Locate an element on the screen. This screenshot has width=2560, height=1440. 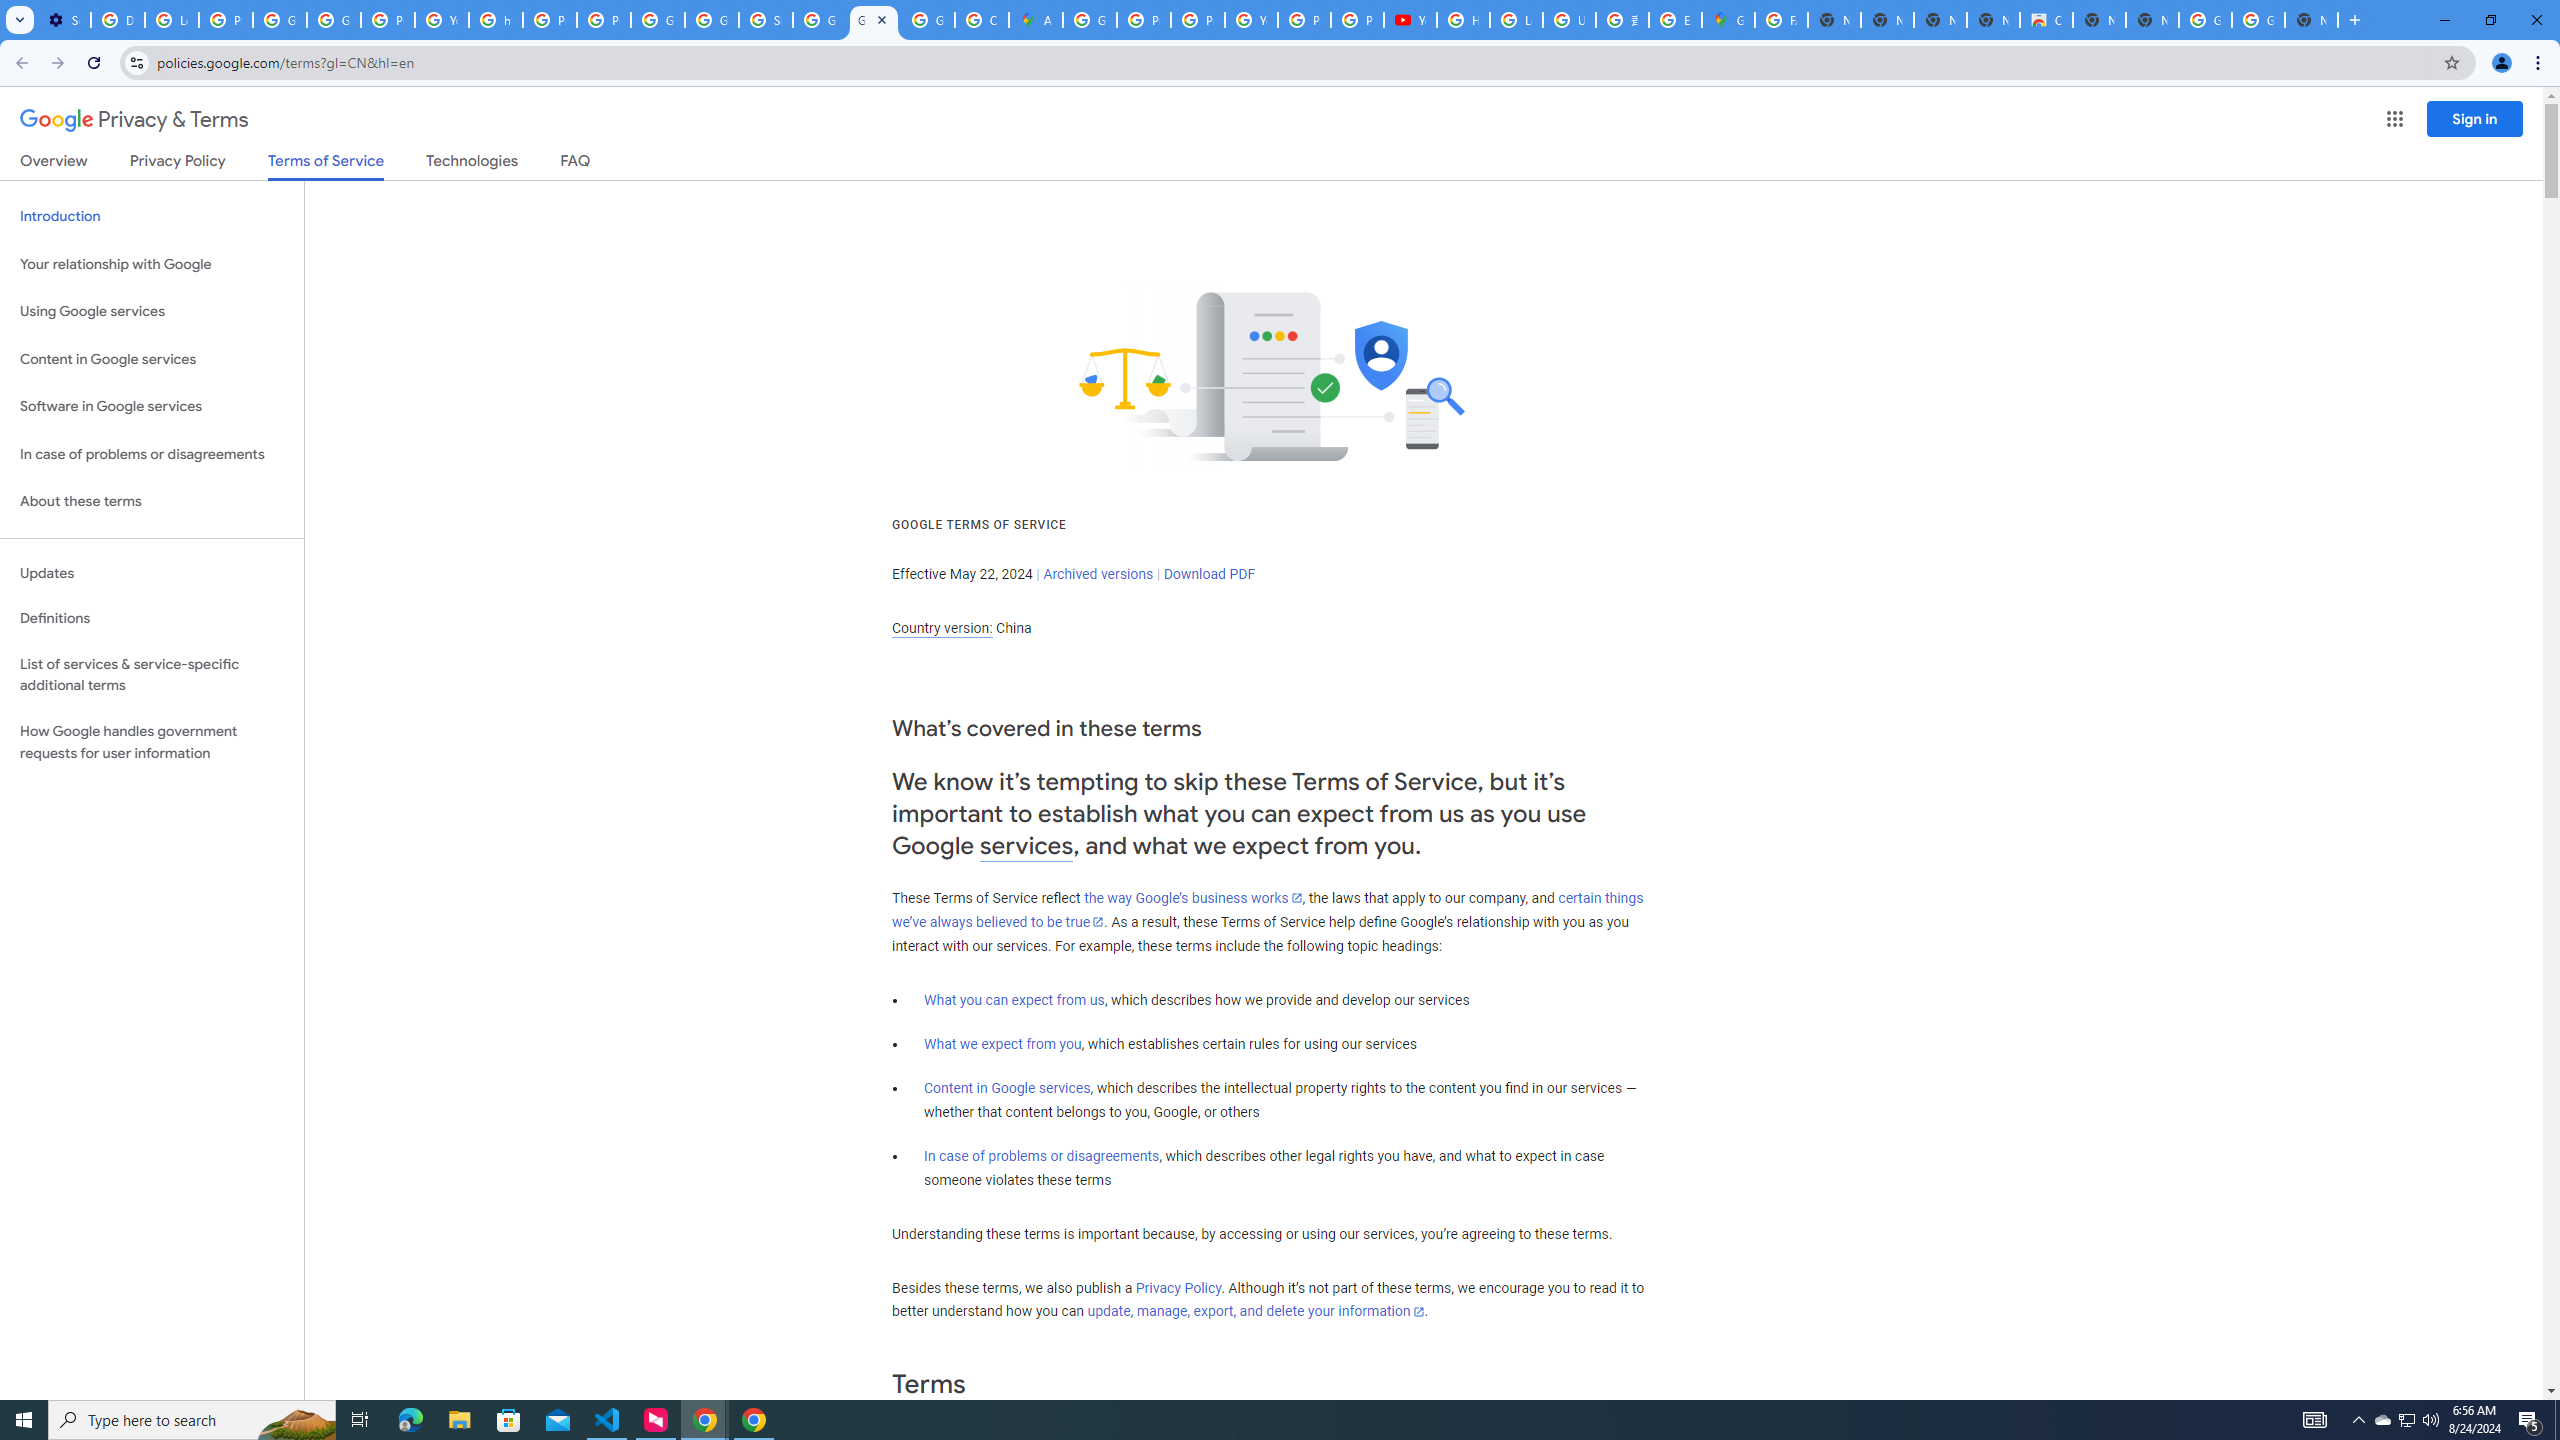
'How Google handles government requests for user information' is located at coordinates (151, 742).